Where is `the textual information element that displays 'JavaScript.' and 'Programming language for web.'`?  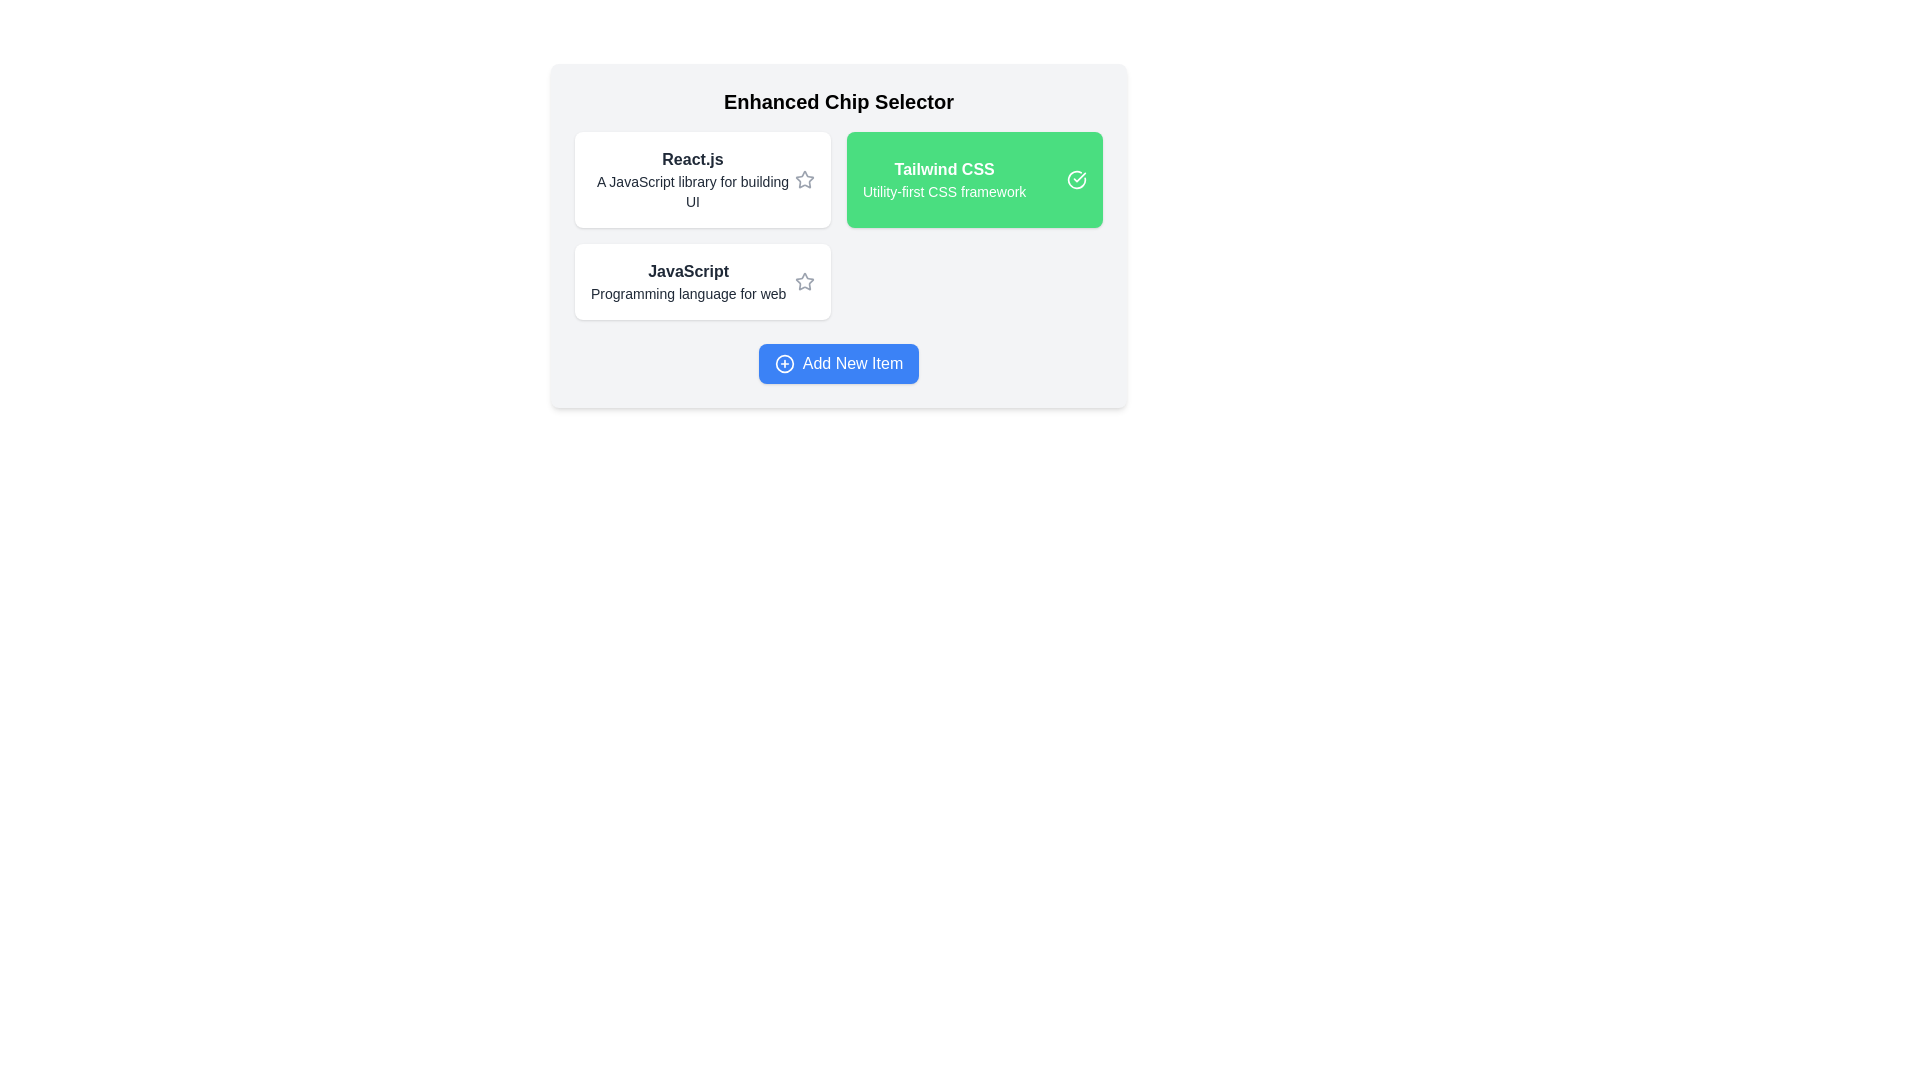 the textual information element that displays 'JavaScript.' and 'Programming language for web.' is located at coordinates (688, 281).